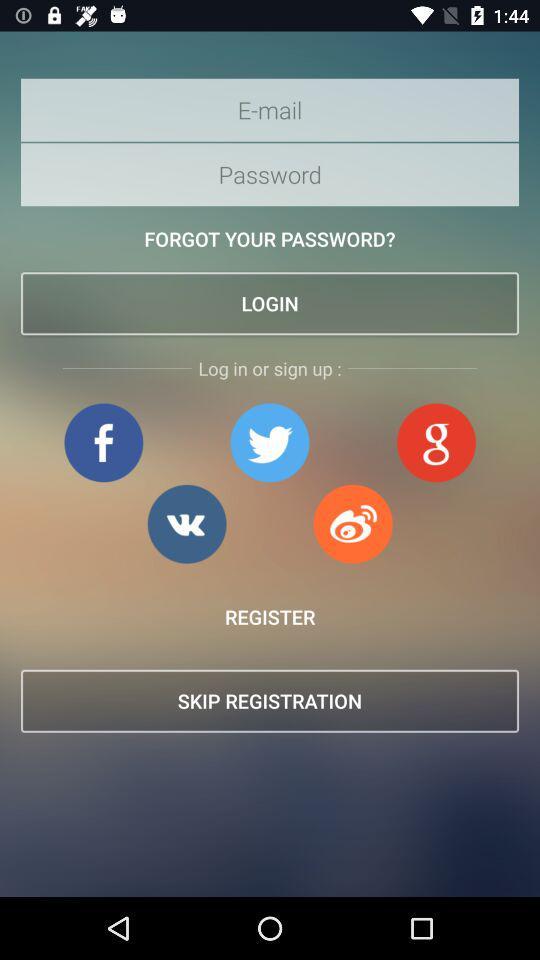 This screenshot has width=540, height=960. What do you see at coordinates (270, 701) in the screenshot?
I see `skip registration icon` at bounding box center [270, 701].